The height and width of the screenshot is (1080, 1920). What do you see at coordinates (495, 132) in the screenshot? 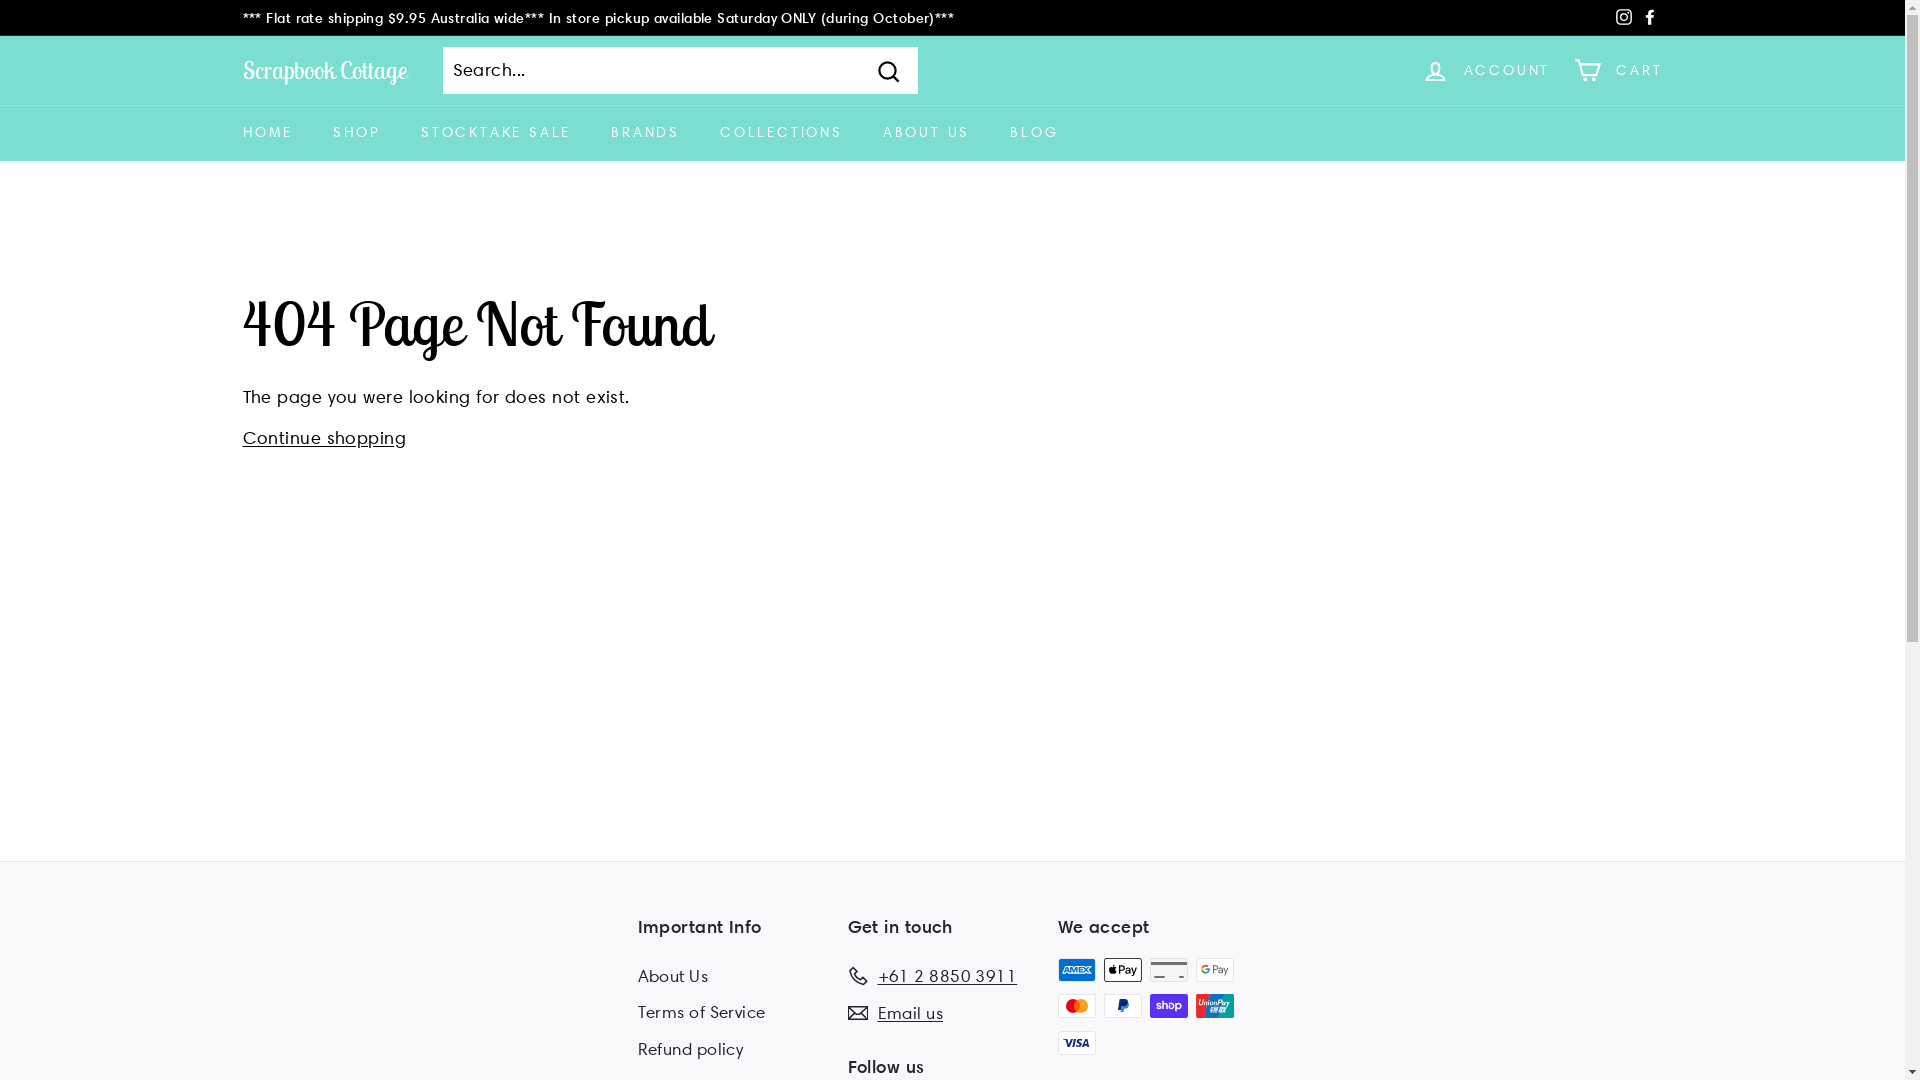
I see `'STOCKTAKE SALE'` at bounding box center [495, 132].